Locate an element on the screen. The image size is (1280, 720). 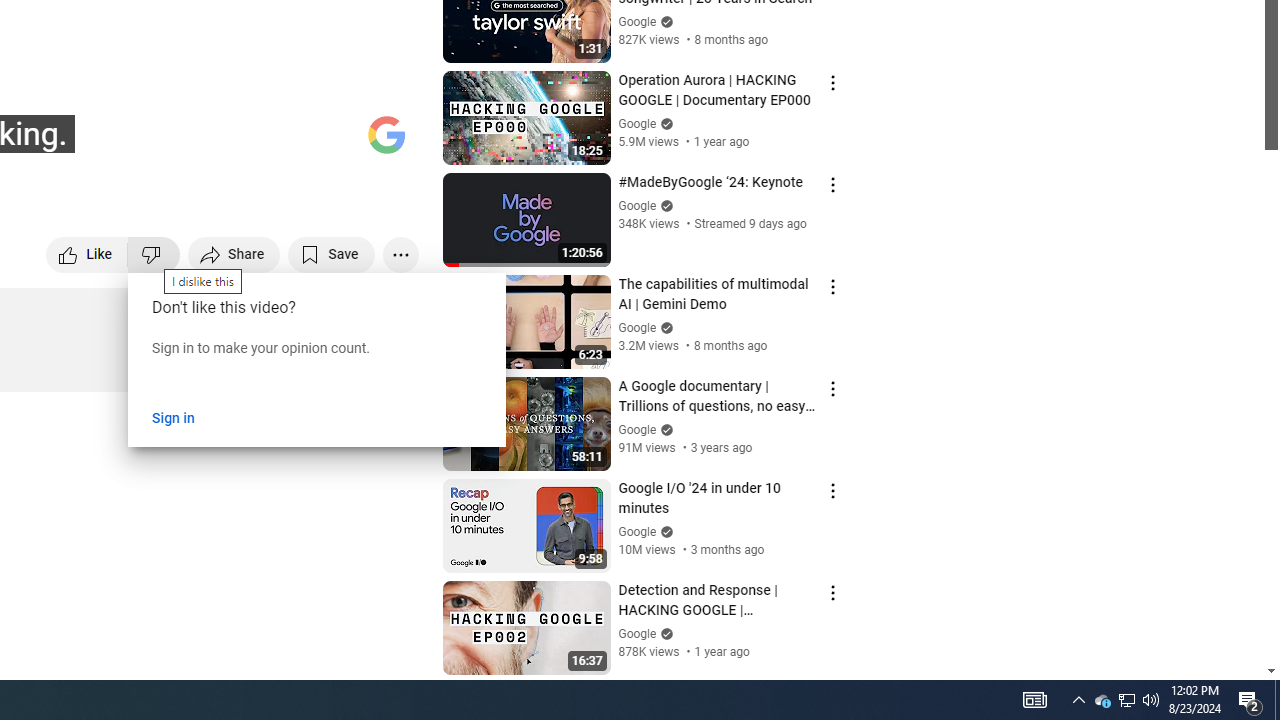
'Save to playlist' is located at coordinates (331, 253).